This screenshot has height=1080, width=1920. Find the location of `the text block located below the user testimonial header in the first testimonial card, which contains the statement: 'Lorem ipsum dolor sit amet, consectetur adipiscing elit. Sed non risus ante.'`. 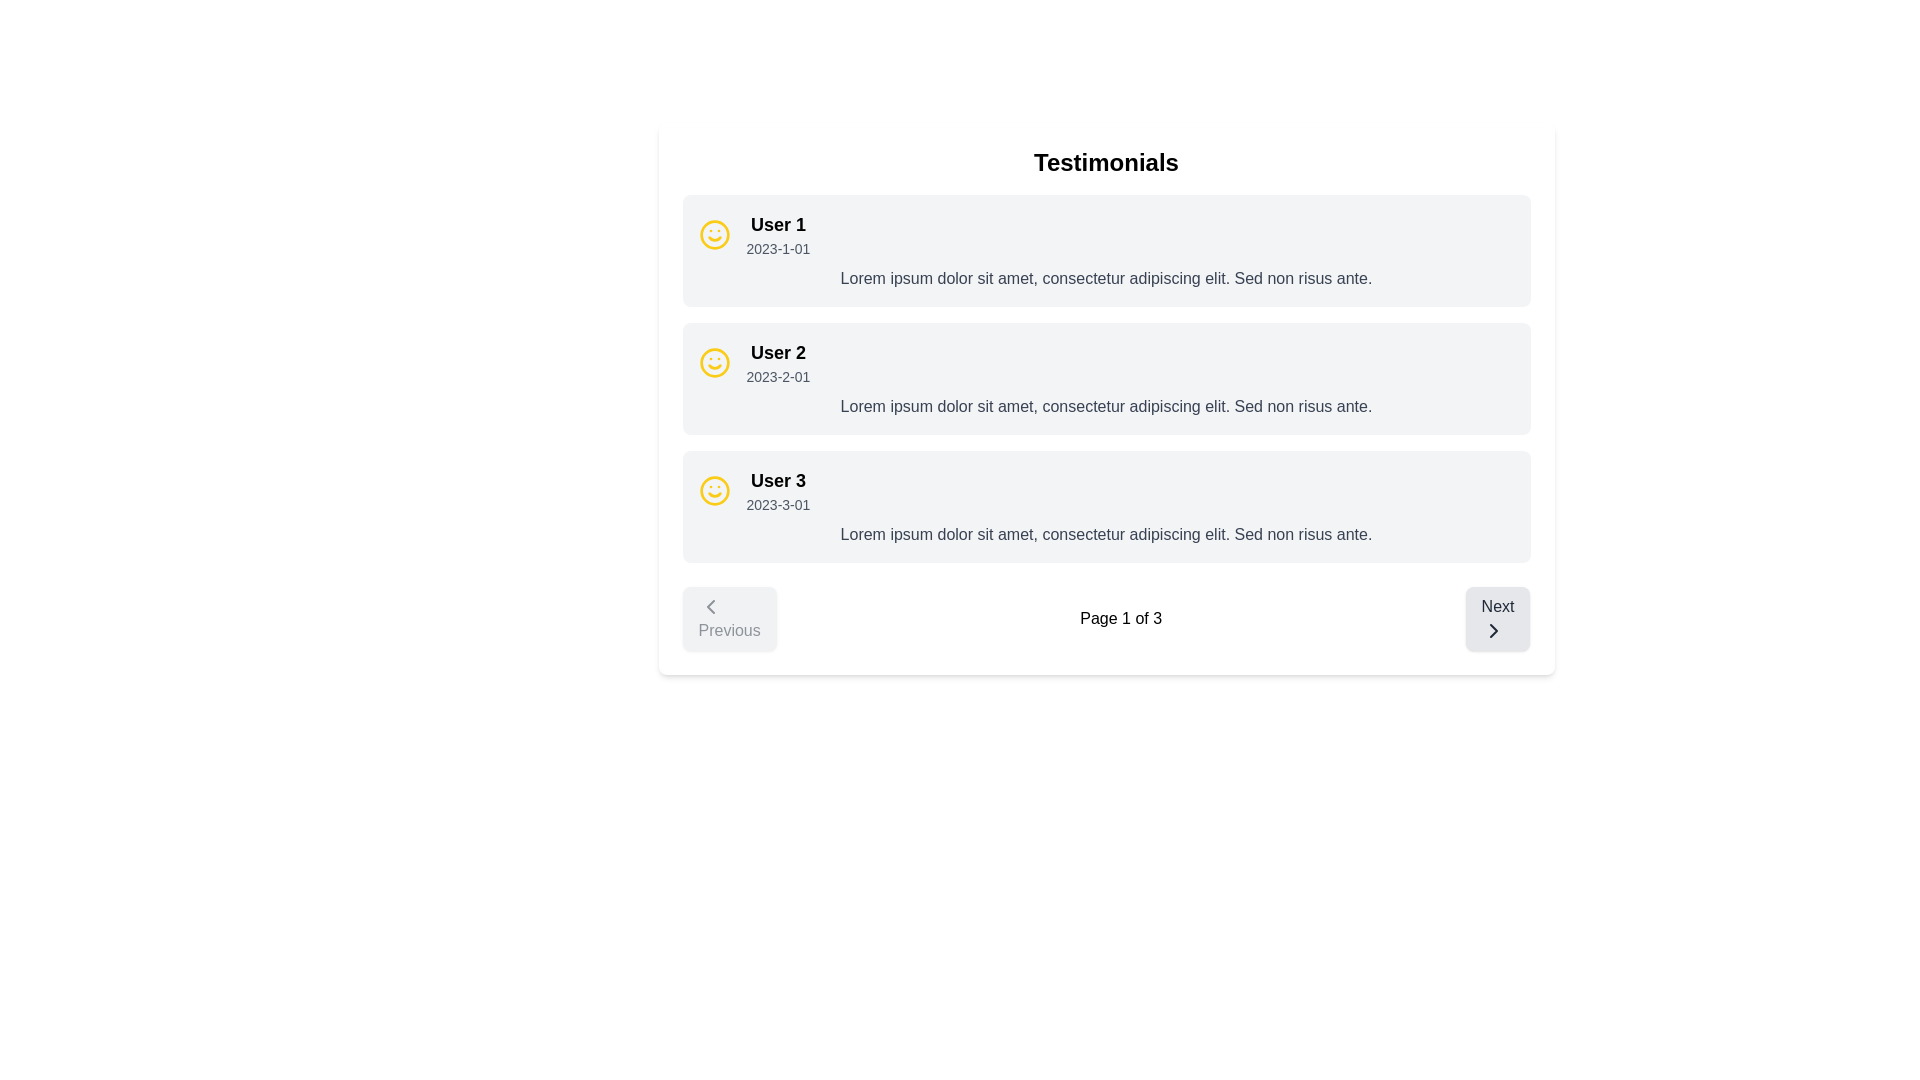

the text block located below the user testimonial header in the first testimonial card, which contains the statement: 'Lorem ipsum dolor sit amet, consectetur adipiscing elit. Sed non risus ante.' is located at coordinates (1105, 278).